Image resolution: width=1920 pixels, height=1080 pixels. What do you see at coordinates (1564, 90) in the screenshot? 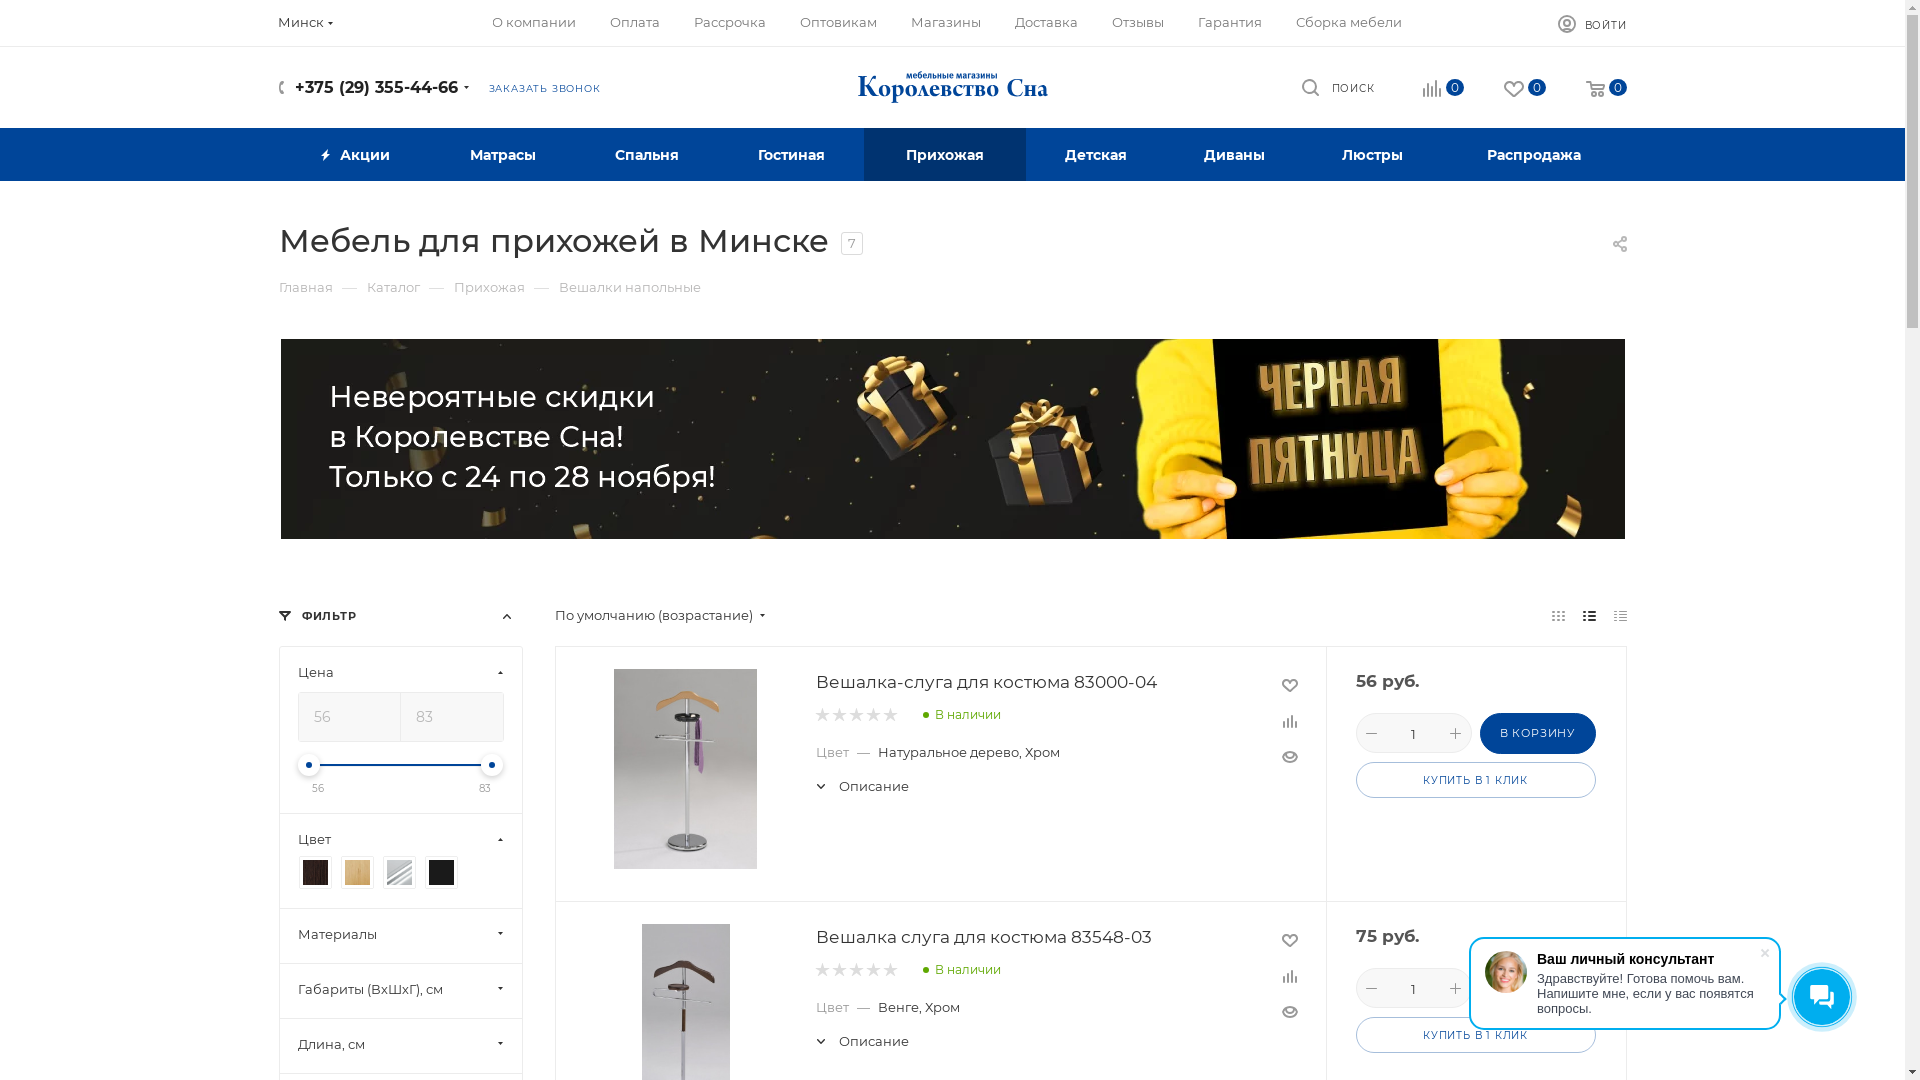
I see `'0'` at bounding box center [1564, 90].